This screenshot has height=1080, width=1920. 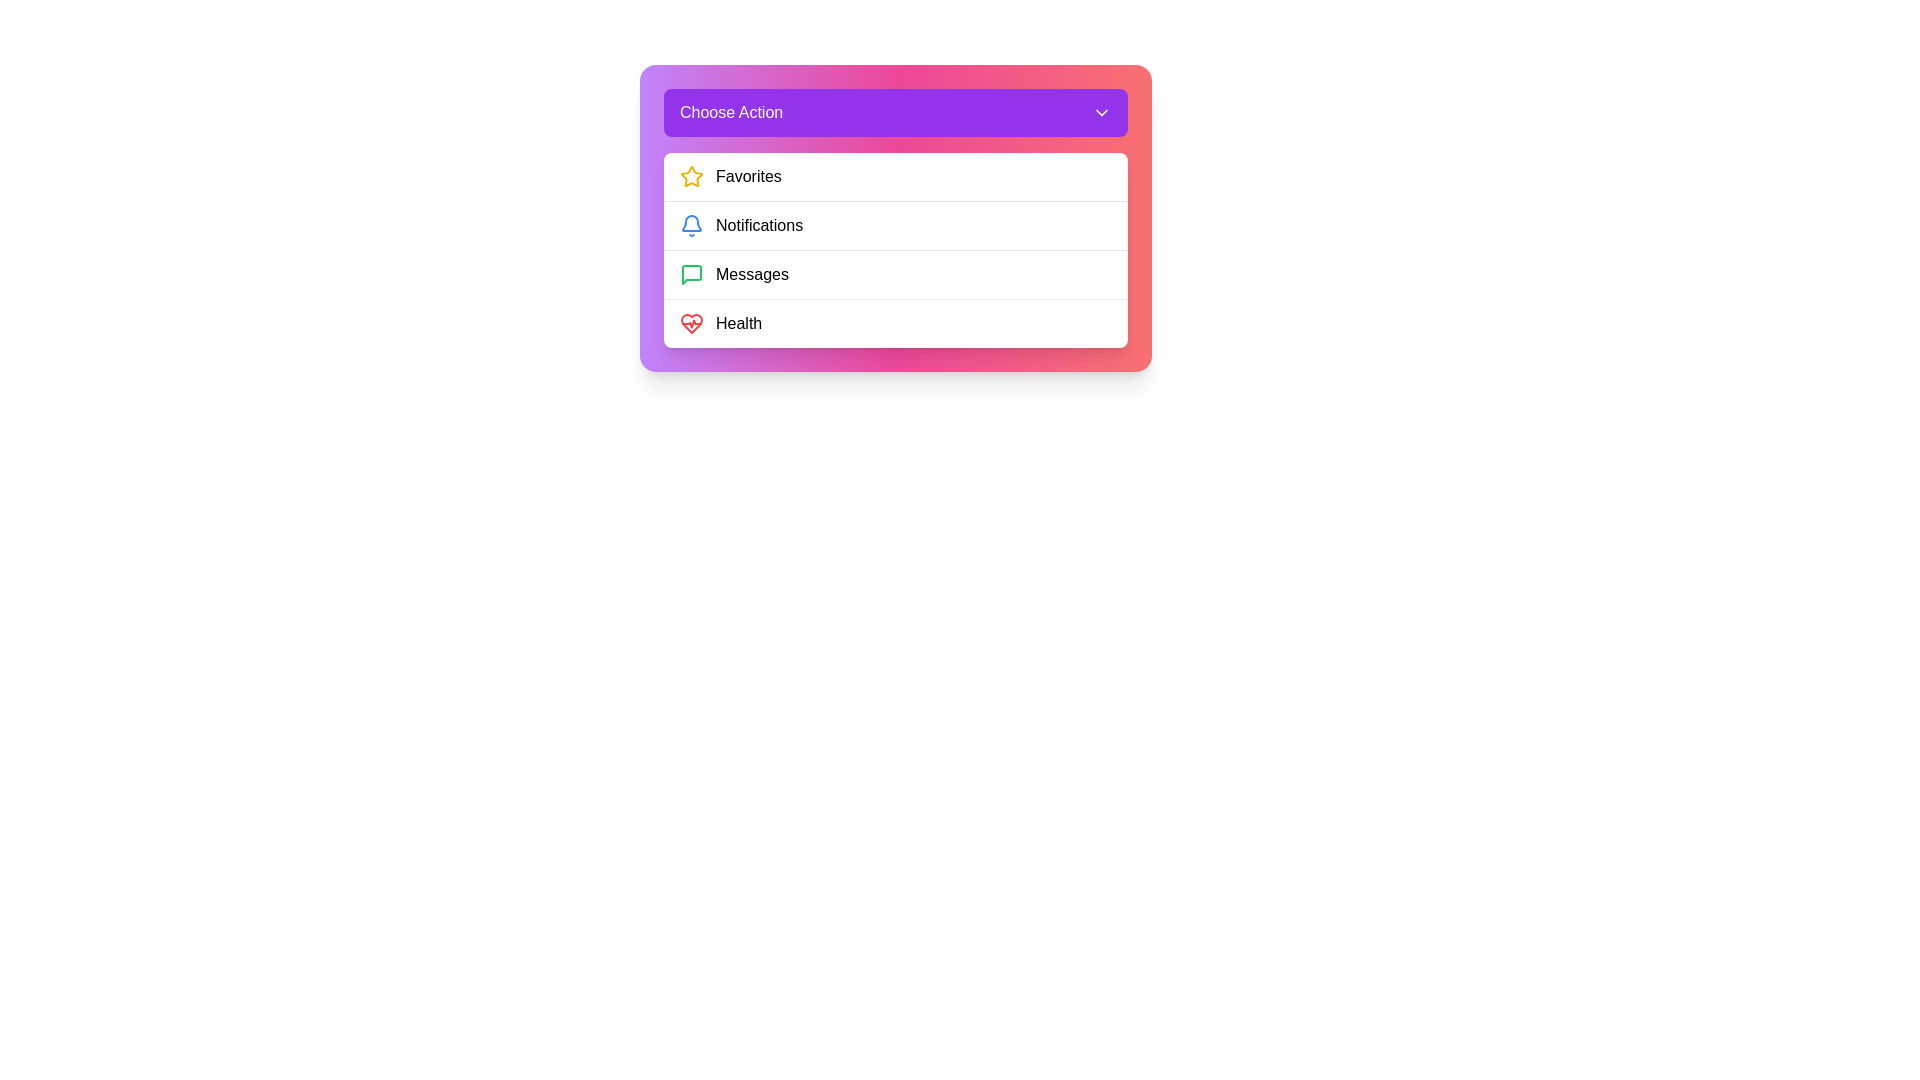 What do you see at coordinates (895, 225) in the screenshot?
I see `the second interactive list item in the dropdown menu` at bounding box center [895, 225].